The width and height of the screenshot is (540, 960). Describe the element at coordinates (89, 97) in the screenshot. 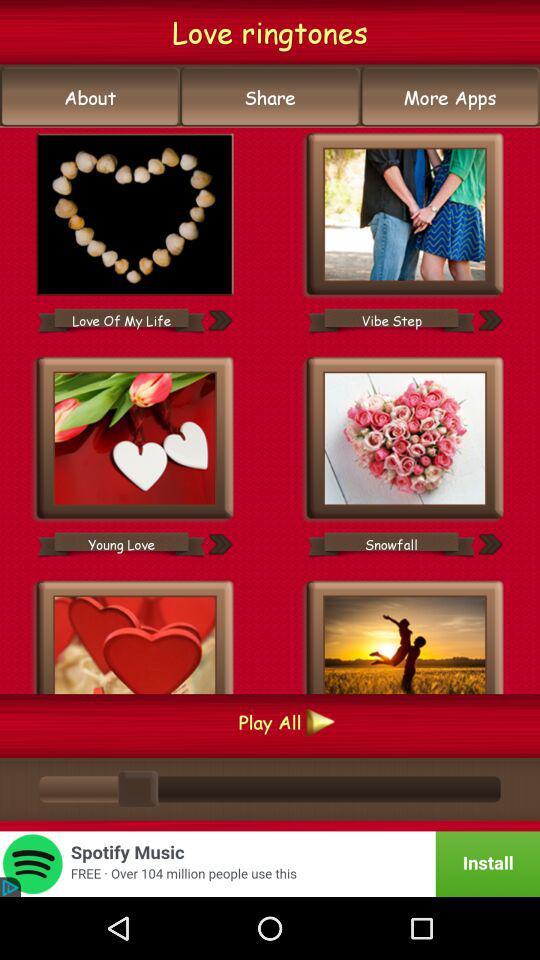

I see `item to the left of share item` at that location.